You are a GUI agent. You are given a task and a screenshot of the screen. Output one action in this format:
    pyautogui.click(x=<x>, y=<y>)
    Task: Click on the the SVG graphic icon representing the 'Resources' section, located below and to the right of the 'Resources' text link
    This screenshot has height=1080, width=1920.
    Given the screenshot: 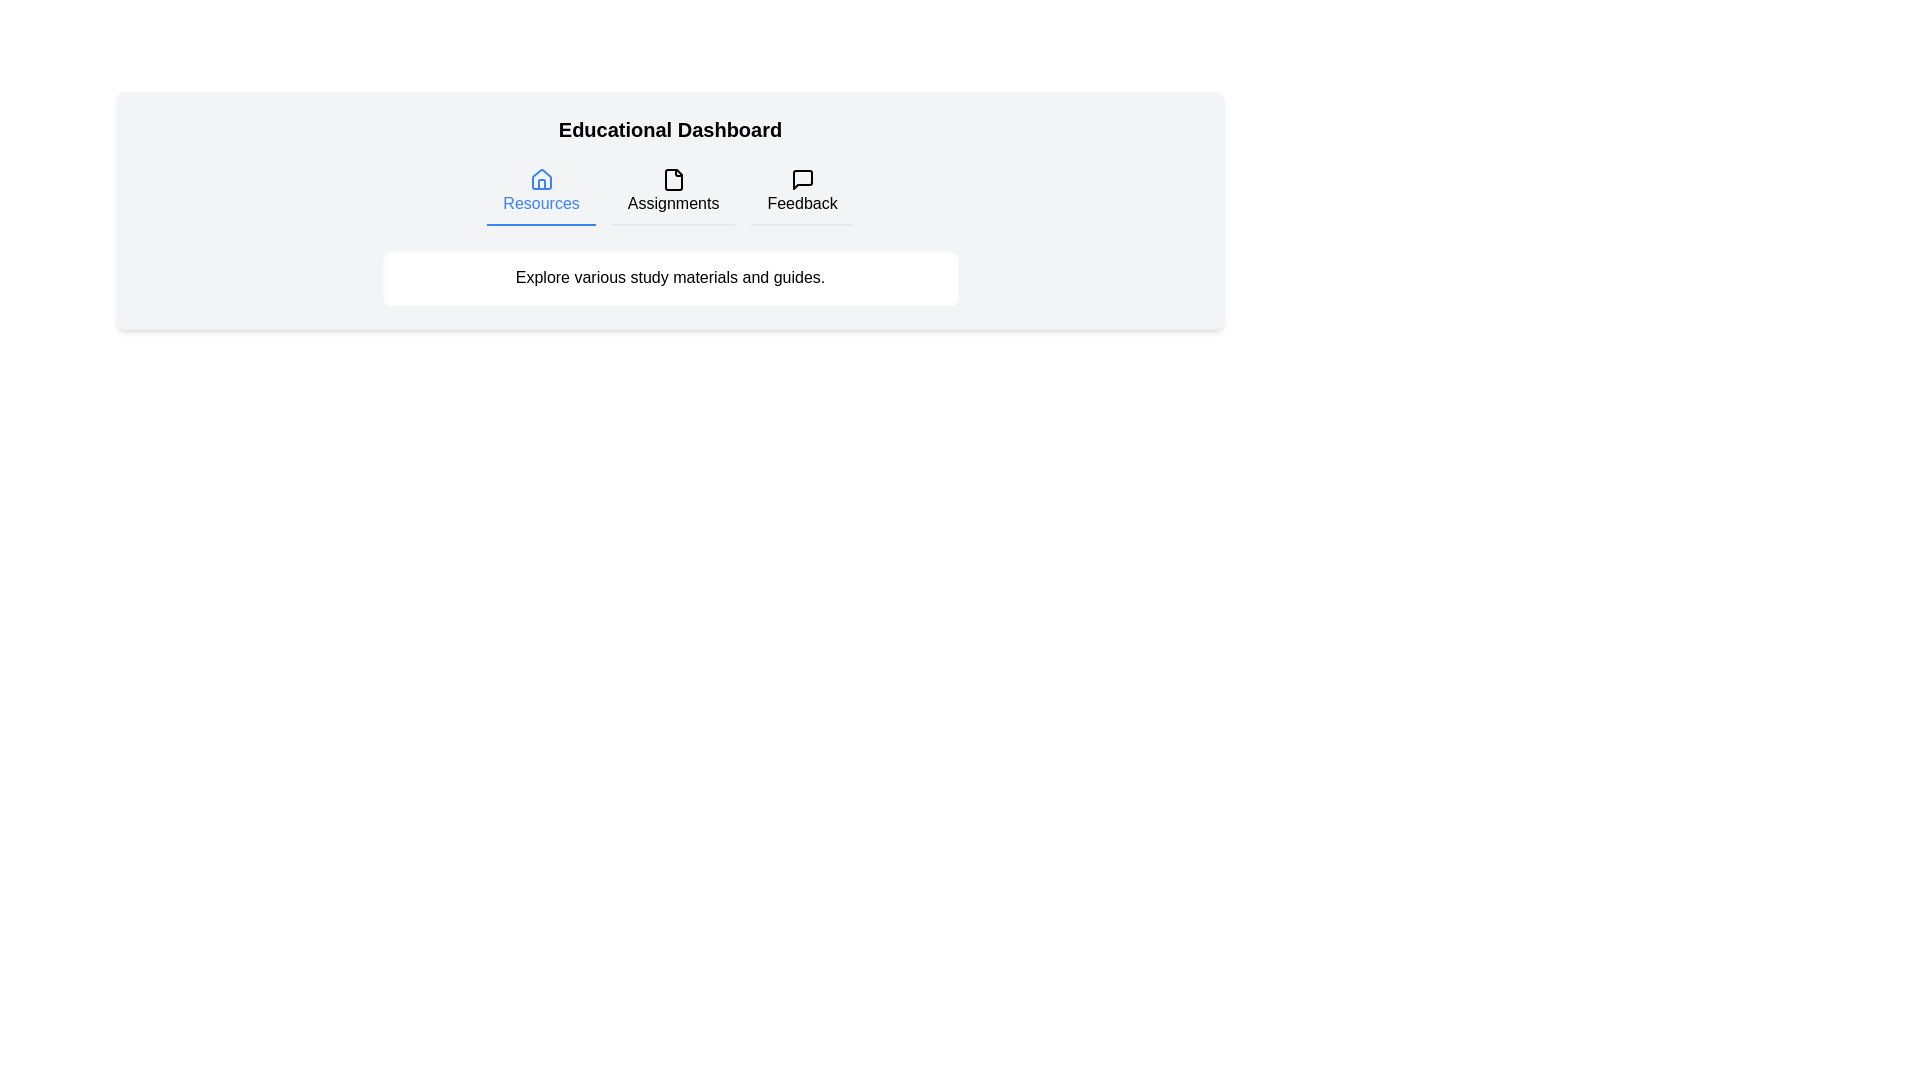 What is the action you would take?
    pyautogui.click(x=541, y=178)
    